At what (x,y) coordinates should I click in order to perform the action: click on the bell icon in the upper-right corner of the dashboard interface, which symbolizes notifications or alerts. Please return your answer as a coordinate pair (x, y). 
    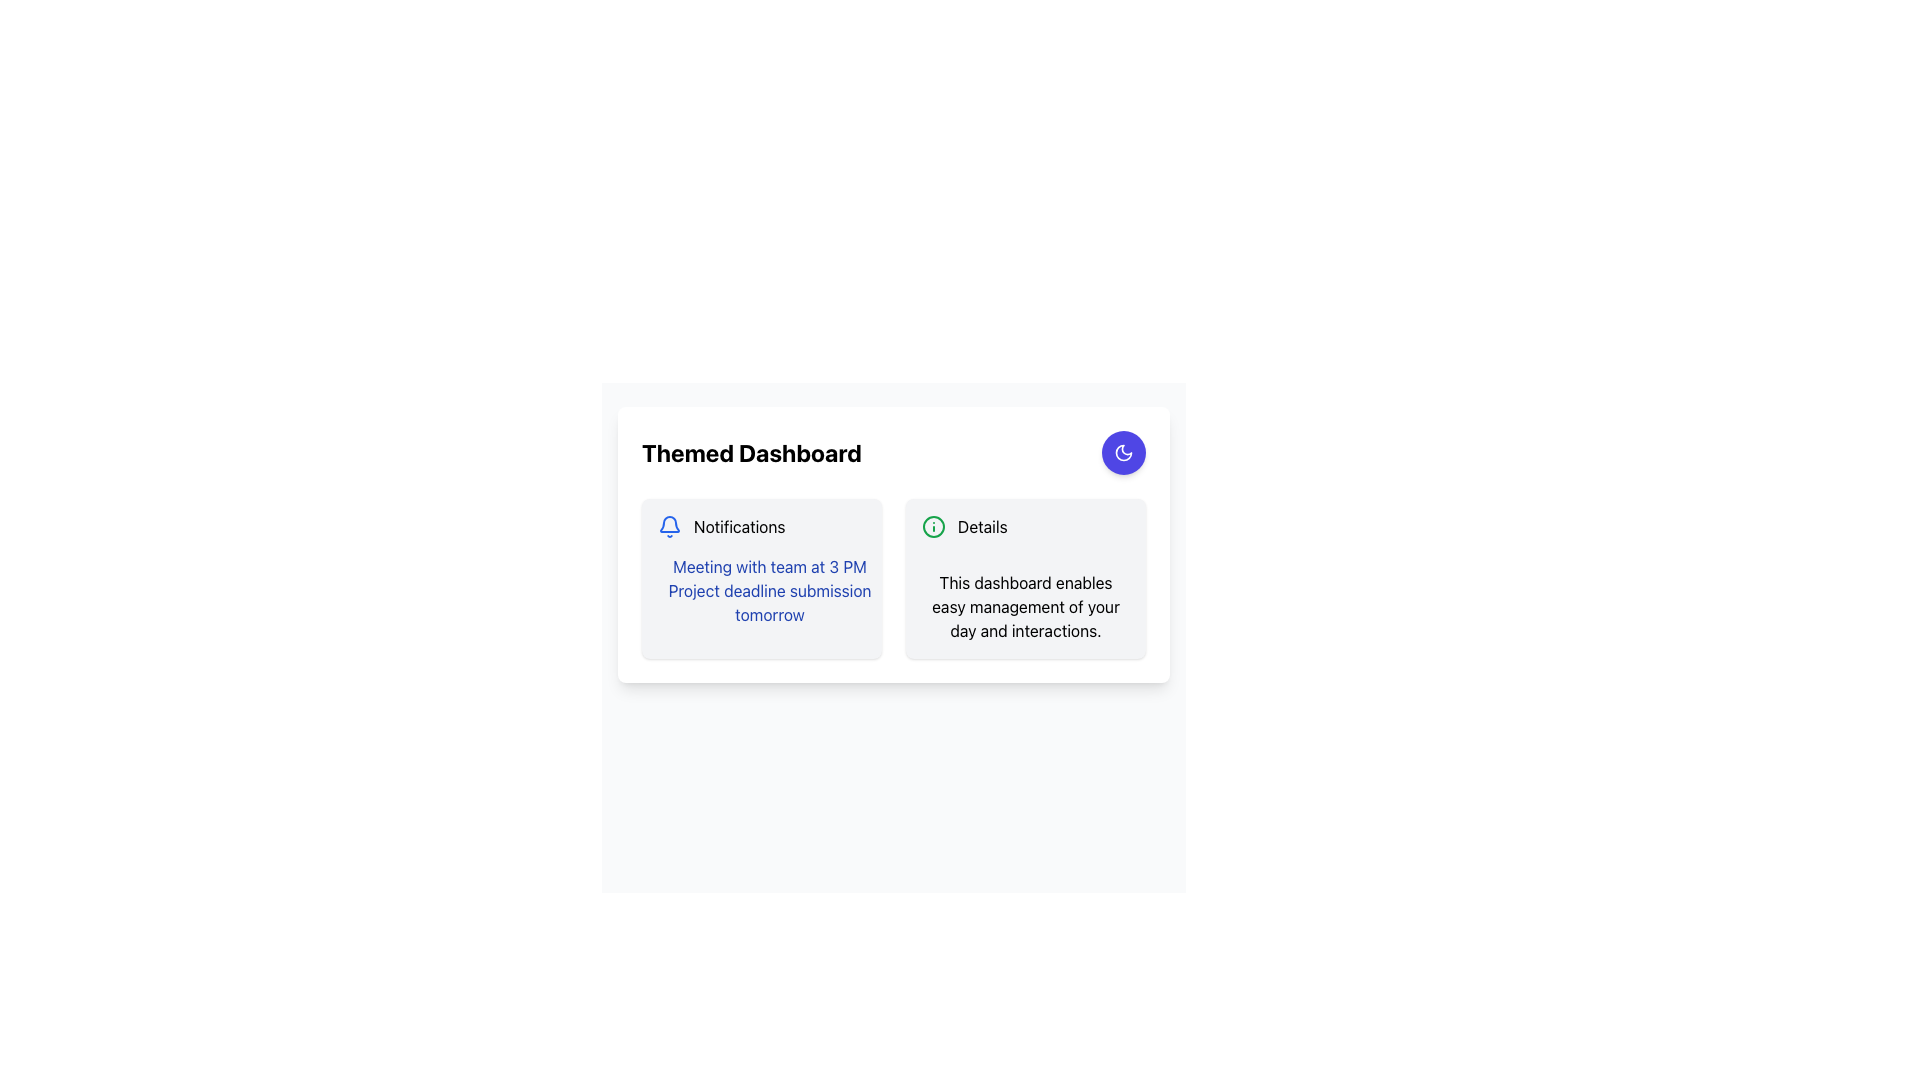
    Looking at the image, I should click on (670, 523).